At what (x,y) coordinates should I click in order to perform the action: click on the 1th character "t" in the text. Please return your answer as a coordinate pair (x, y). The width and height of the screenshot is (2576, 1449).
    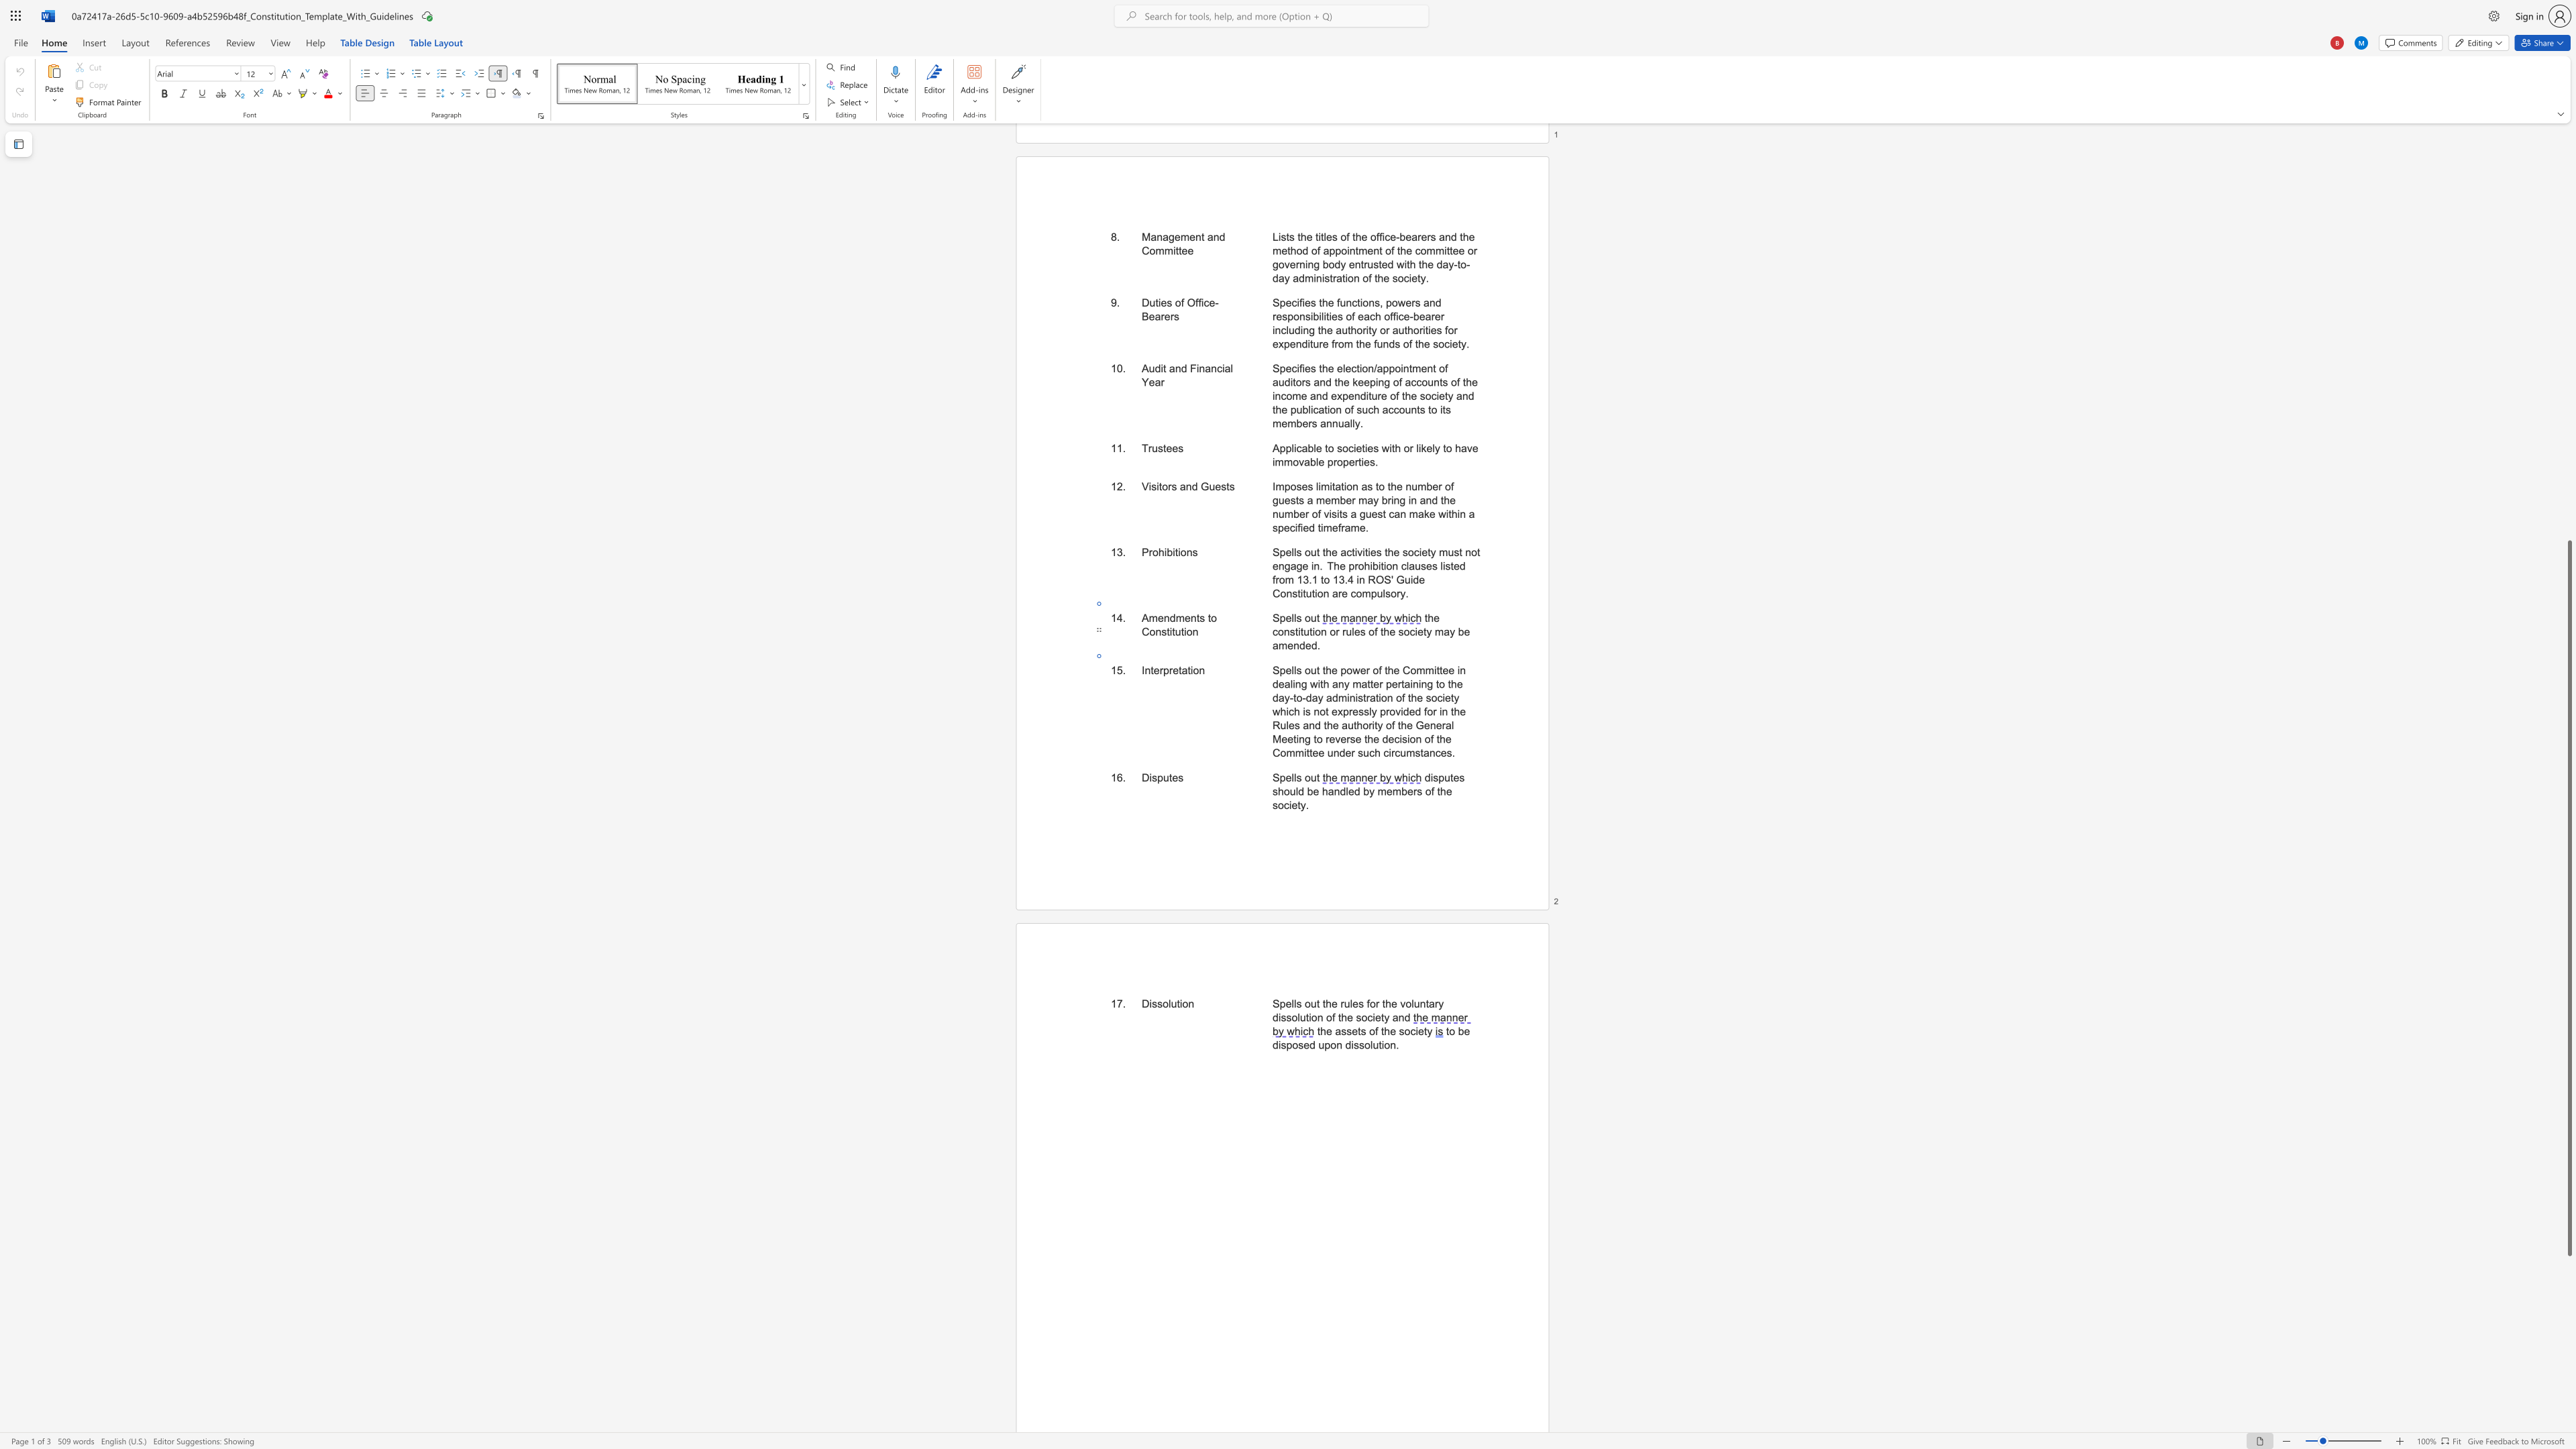
    Looking at the image, I should click on (1177, 1002).